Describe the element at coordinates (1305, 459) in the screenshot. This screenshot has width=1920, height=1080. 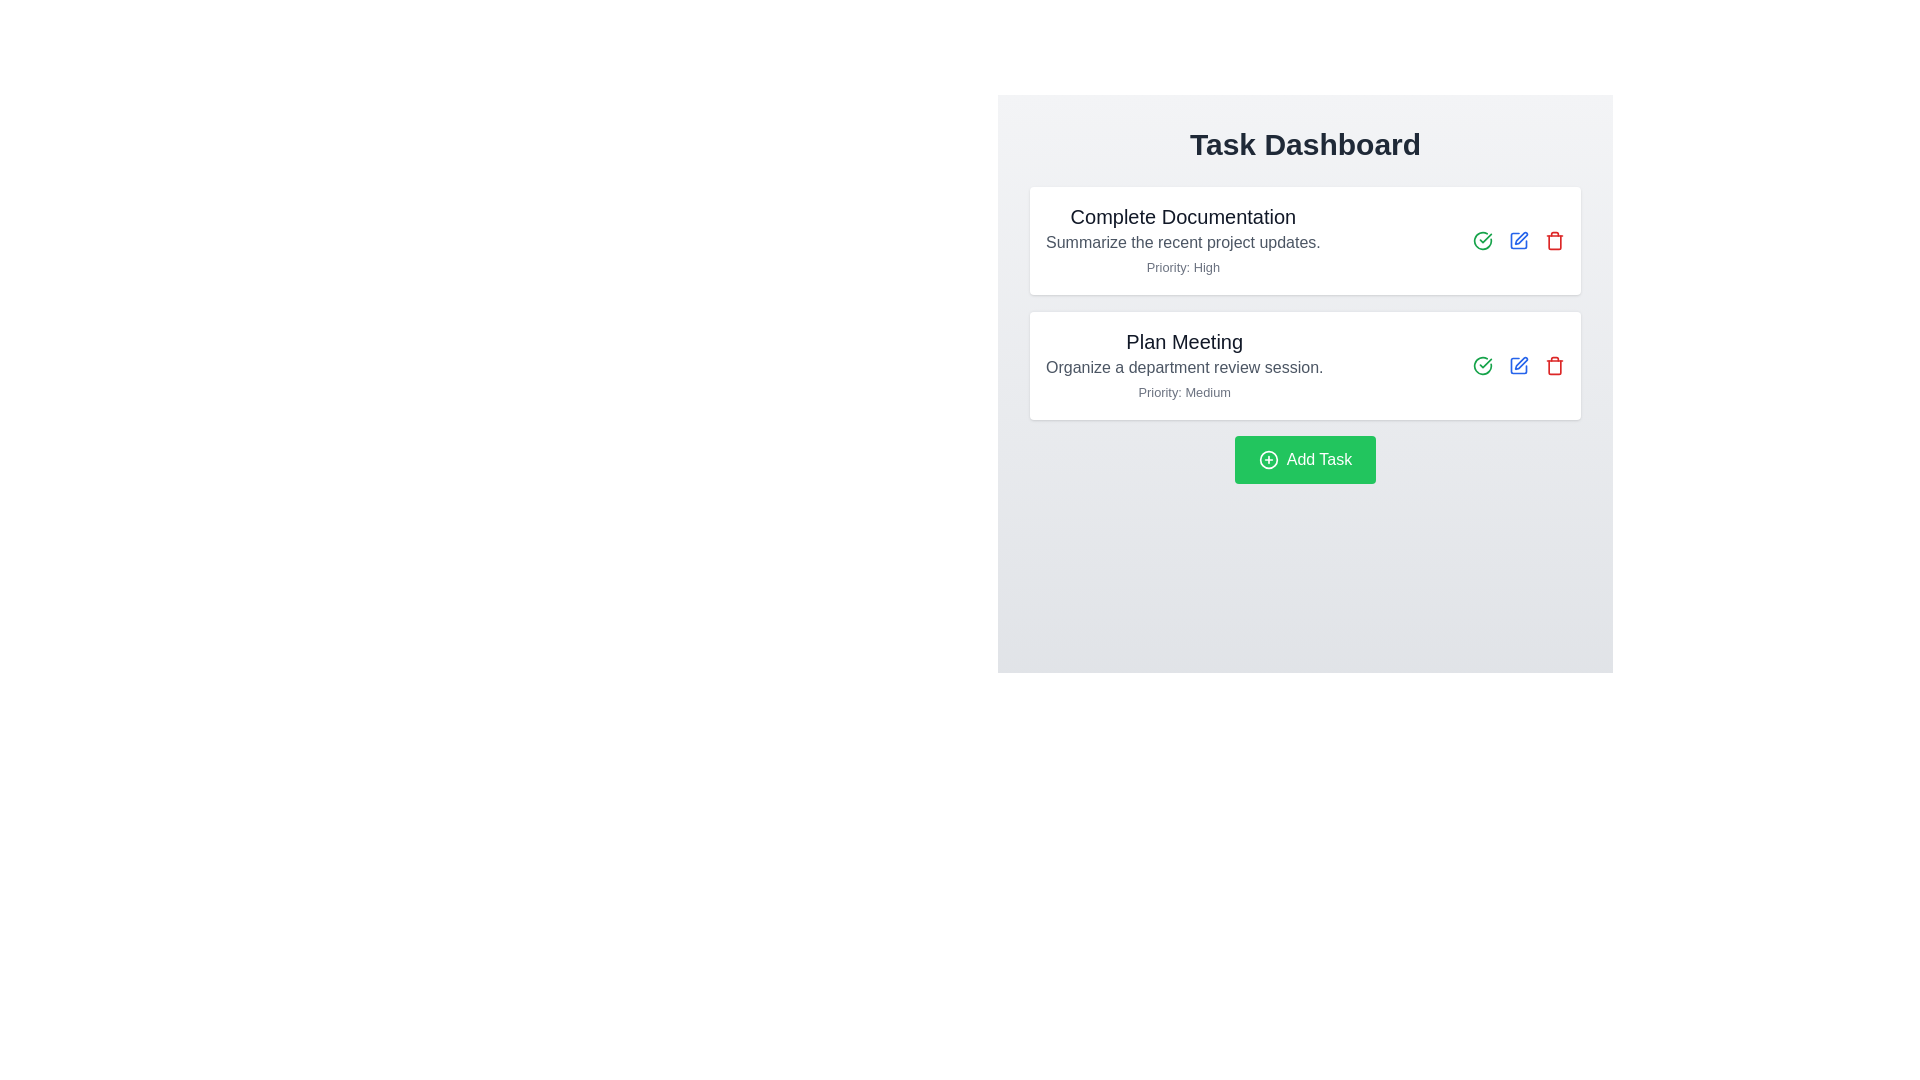
I see `the 'Add Task' button, which is a rectangular green button with rounded edges, displaying the text 'Add Task' and a circular plus icon, located at the bottom of the task list section` at that location.